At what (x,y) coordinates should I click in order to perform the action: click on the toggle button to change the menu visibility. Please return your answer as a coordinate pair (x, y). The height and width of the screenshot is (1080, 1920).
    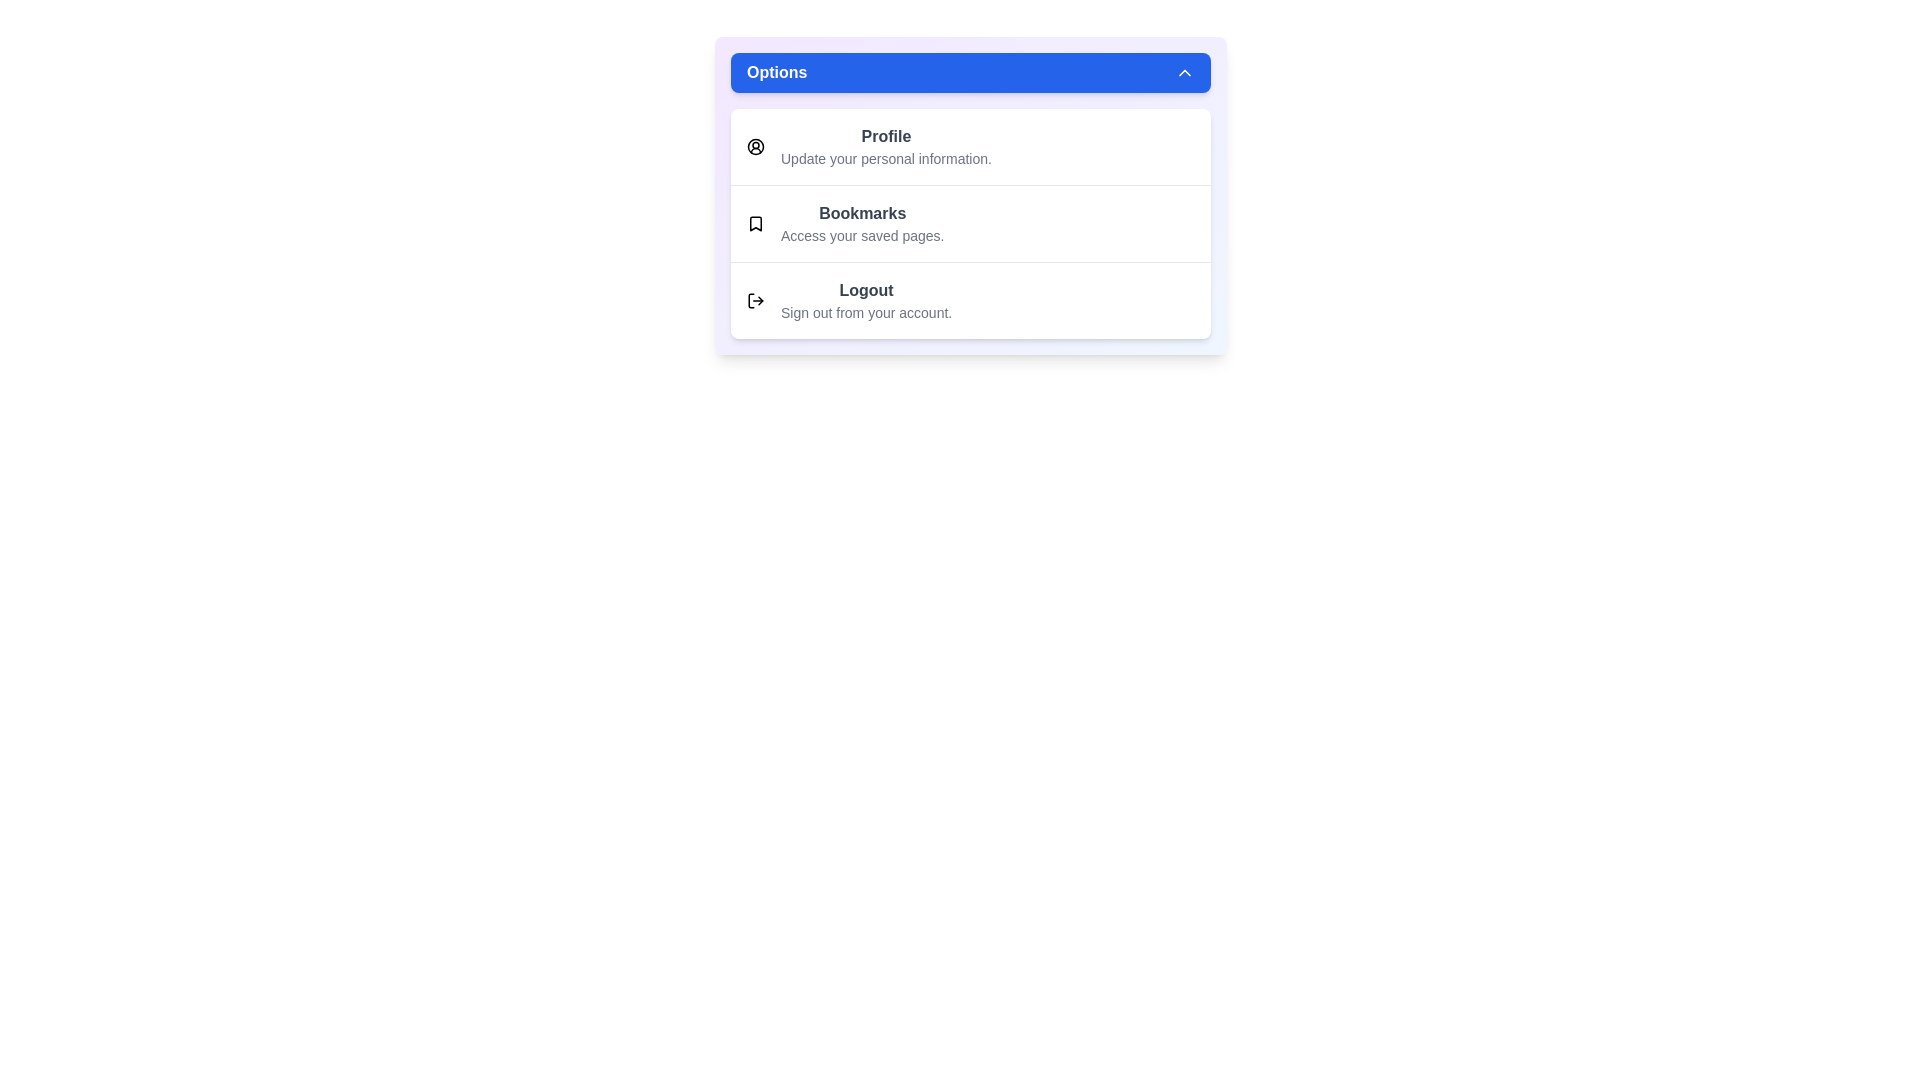
    Looking at the image, I should click on (970, 72).